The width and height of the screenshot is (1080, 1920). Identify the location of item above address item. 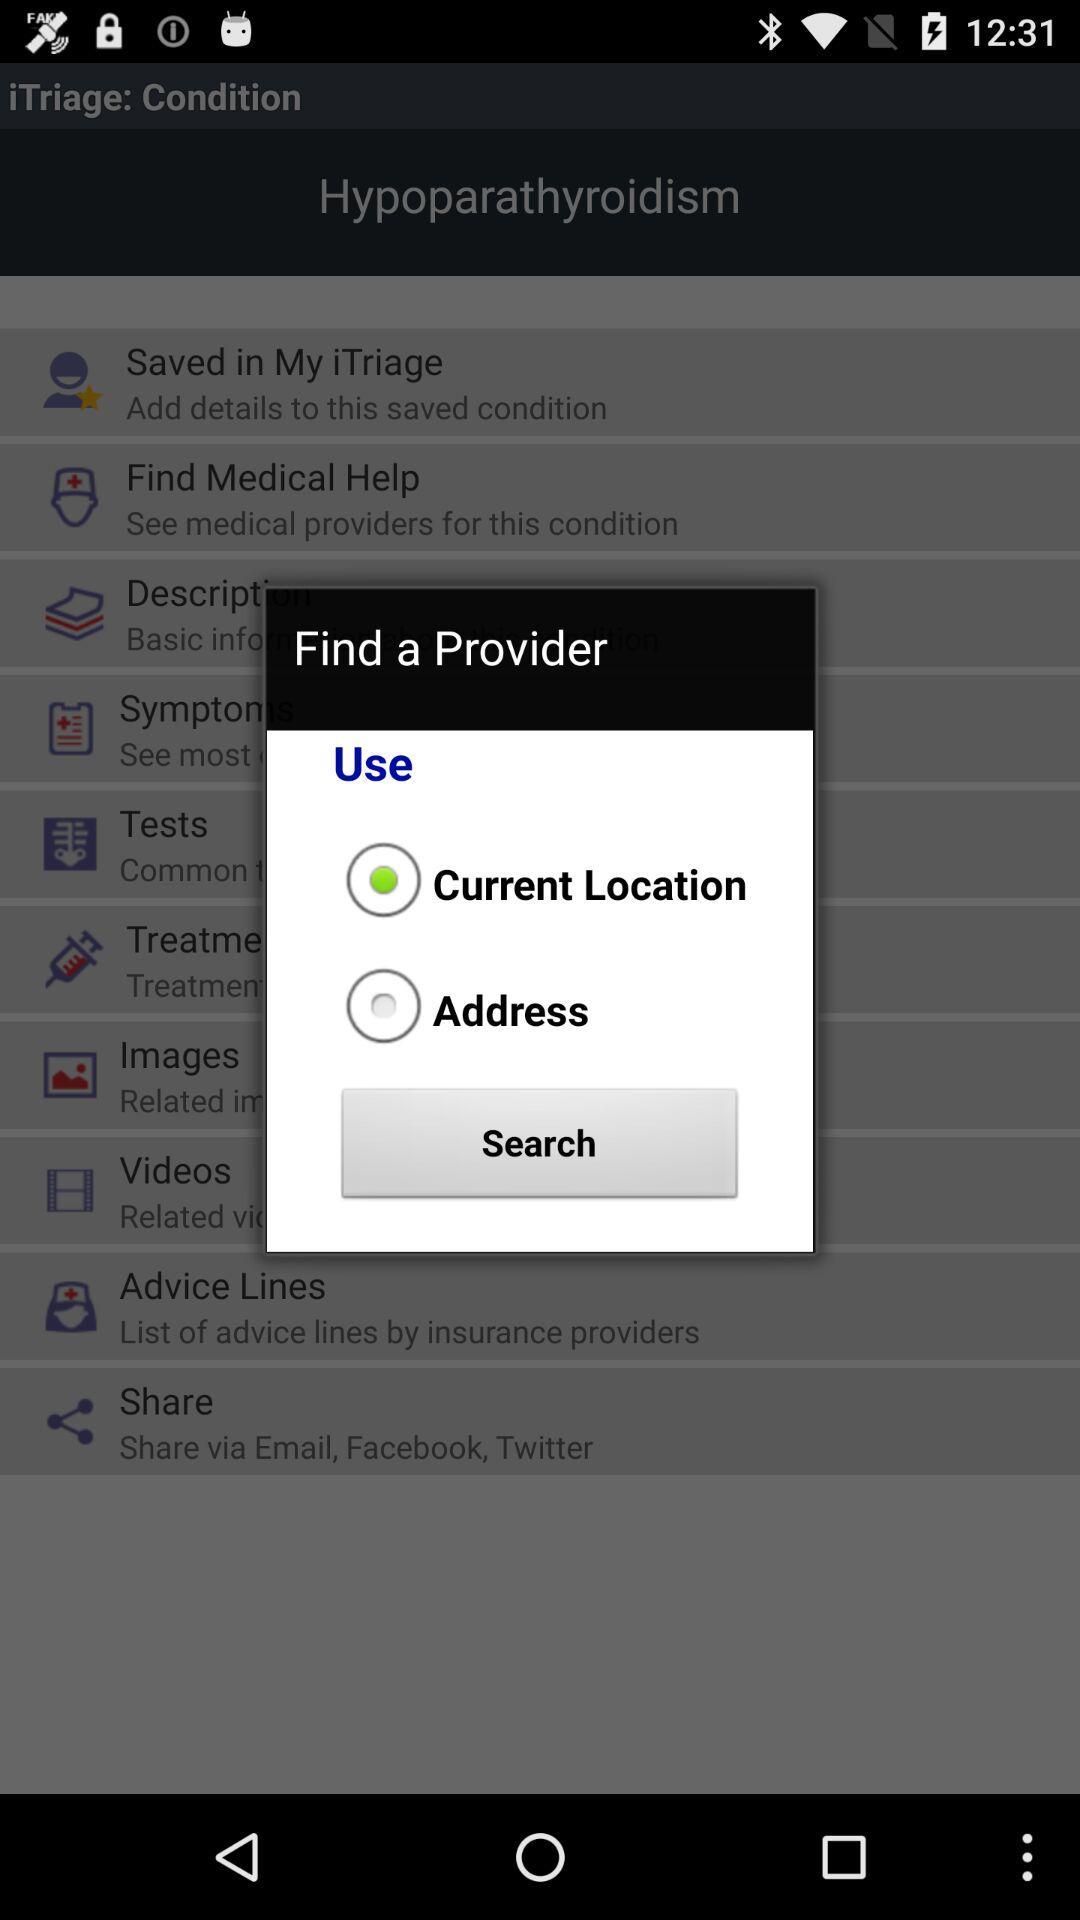
(540, 882).